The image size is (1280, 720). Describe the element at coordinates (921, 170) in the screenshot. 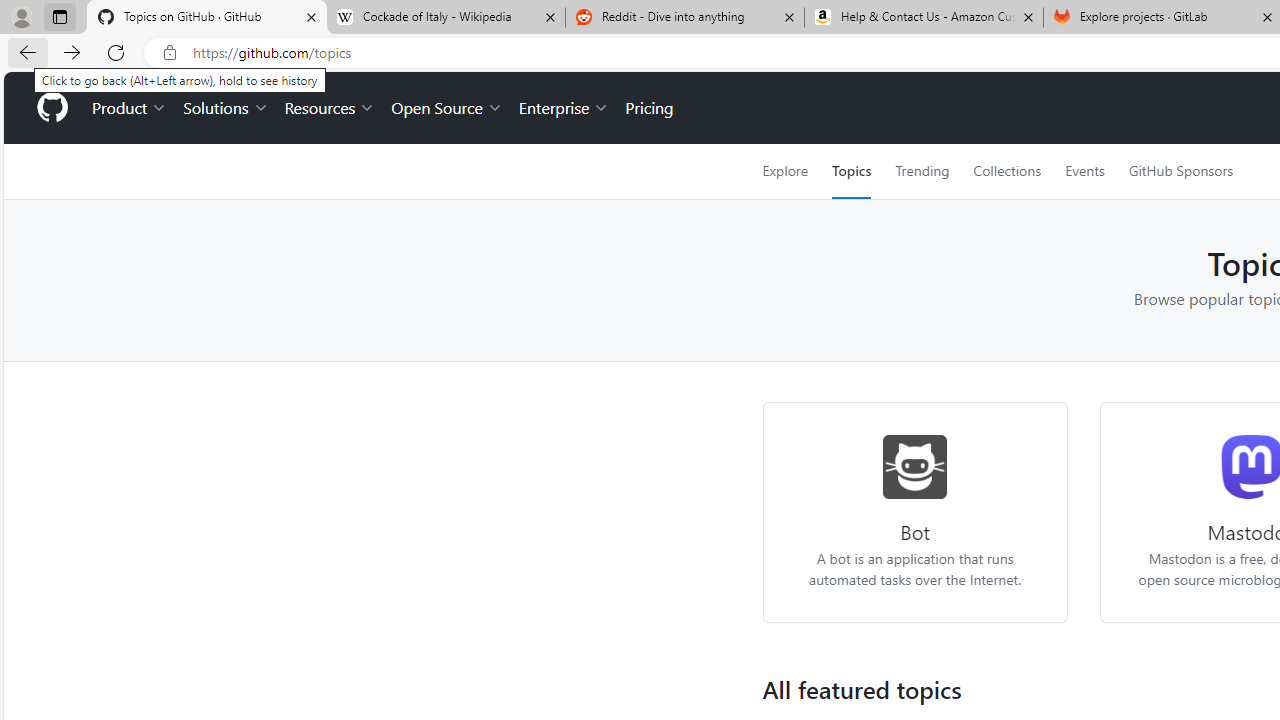

I see `'Trending'` at that location.